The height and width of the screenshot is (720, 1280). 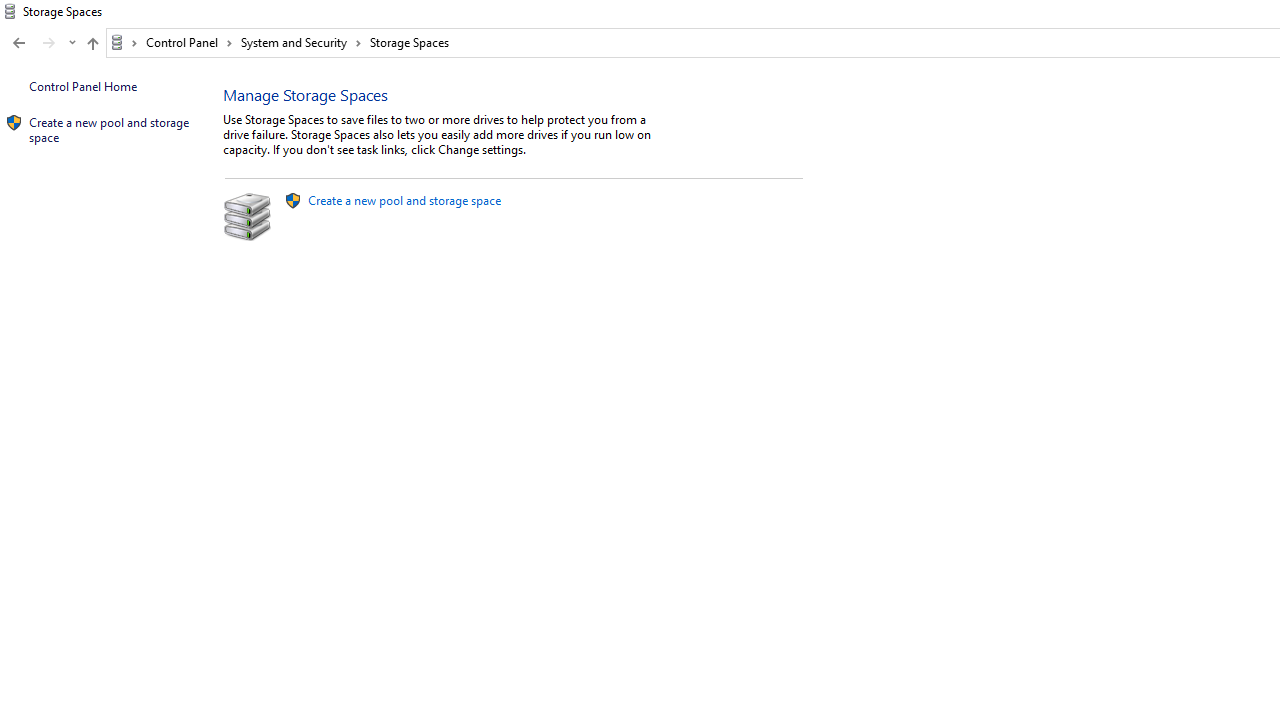 I want to click on 'Control Panel', so click(x=189, y=42).